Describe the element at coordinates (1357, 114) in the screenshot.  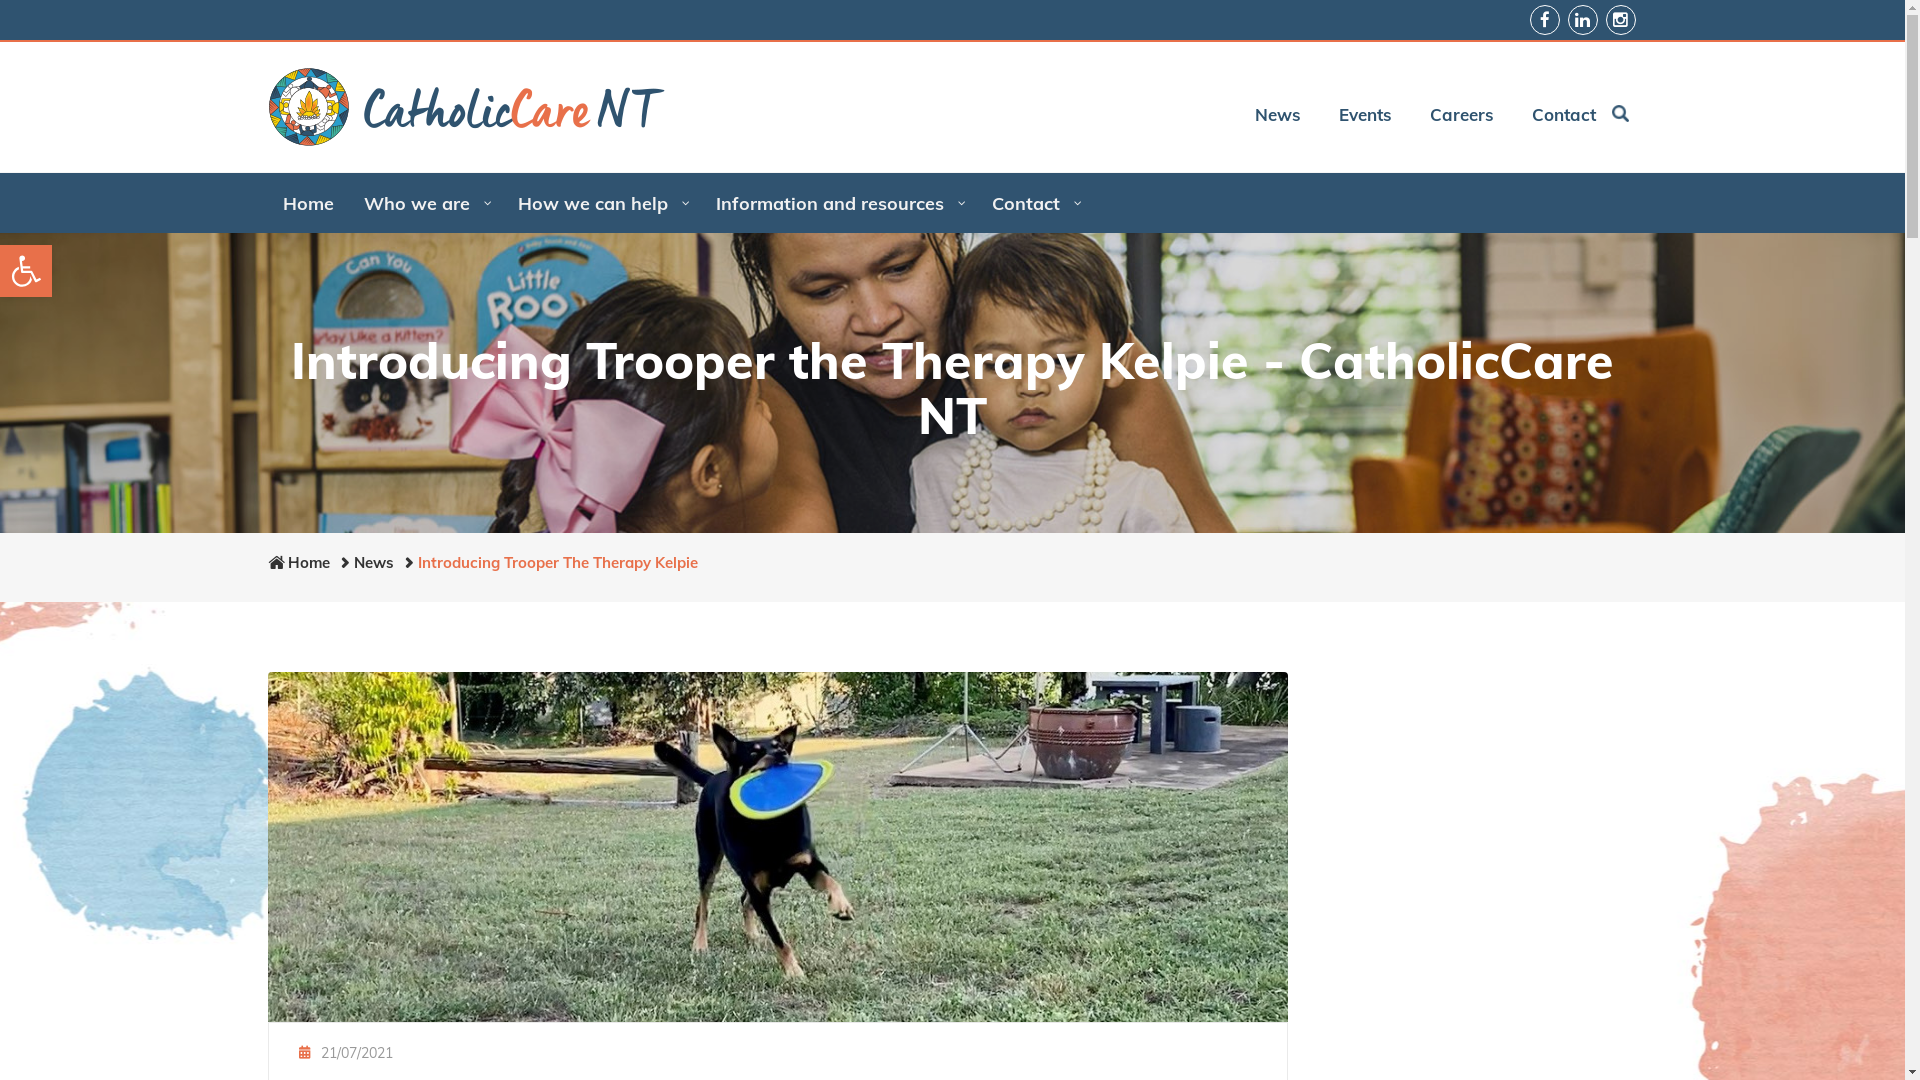
I see `'Events'` at that location.